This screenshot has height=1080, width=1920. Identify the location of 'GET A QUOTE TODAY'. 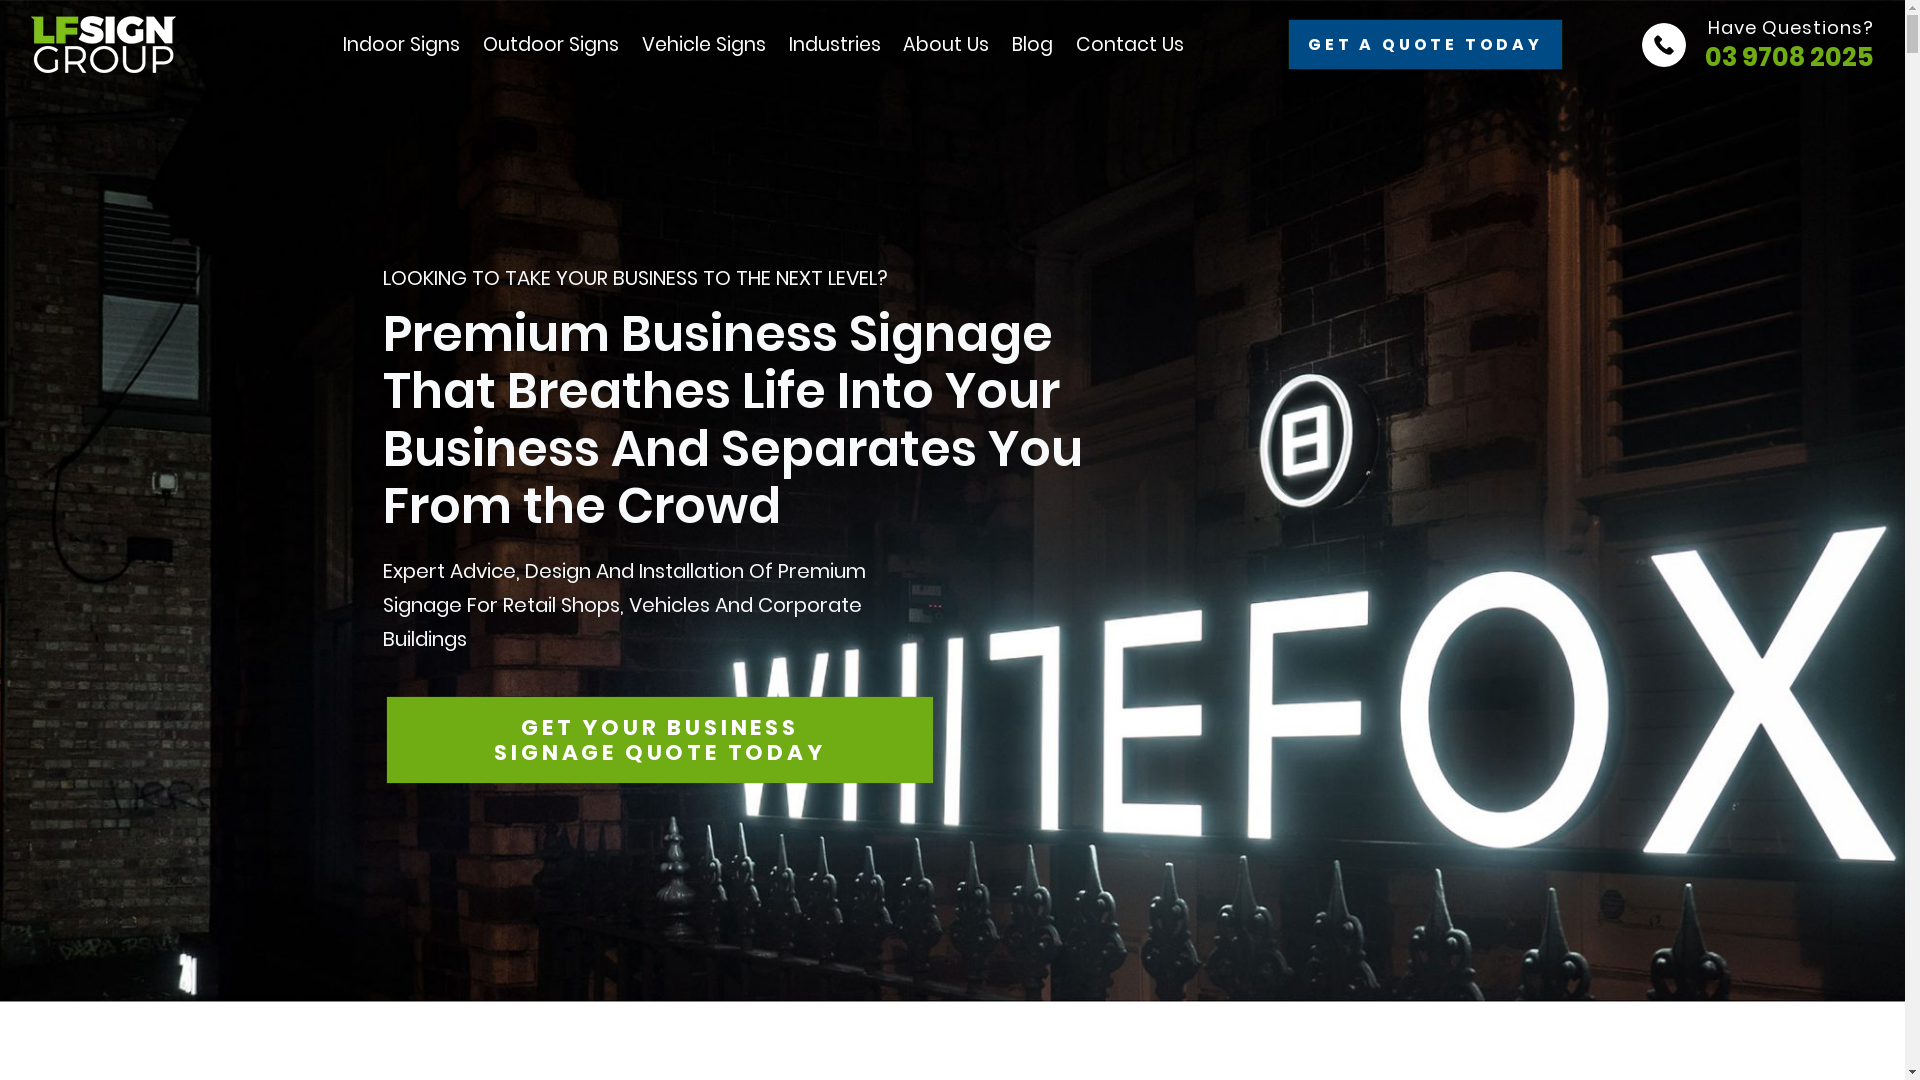
(1424, 44).